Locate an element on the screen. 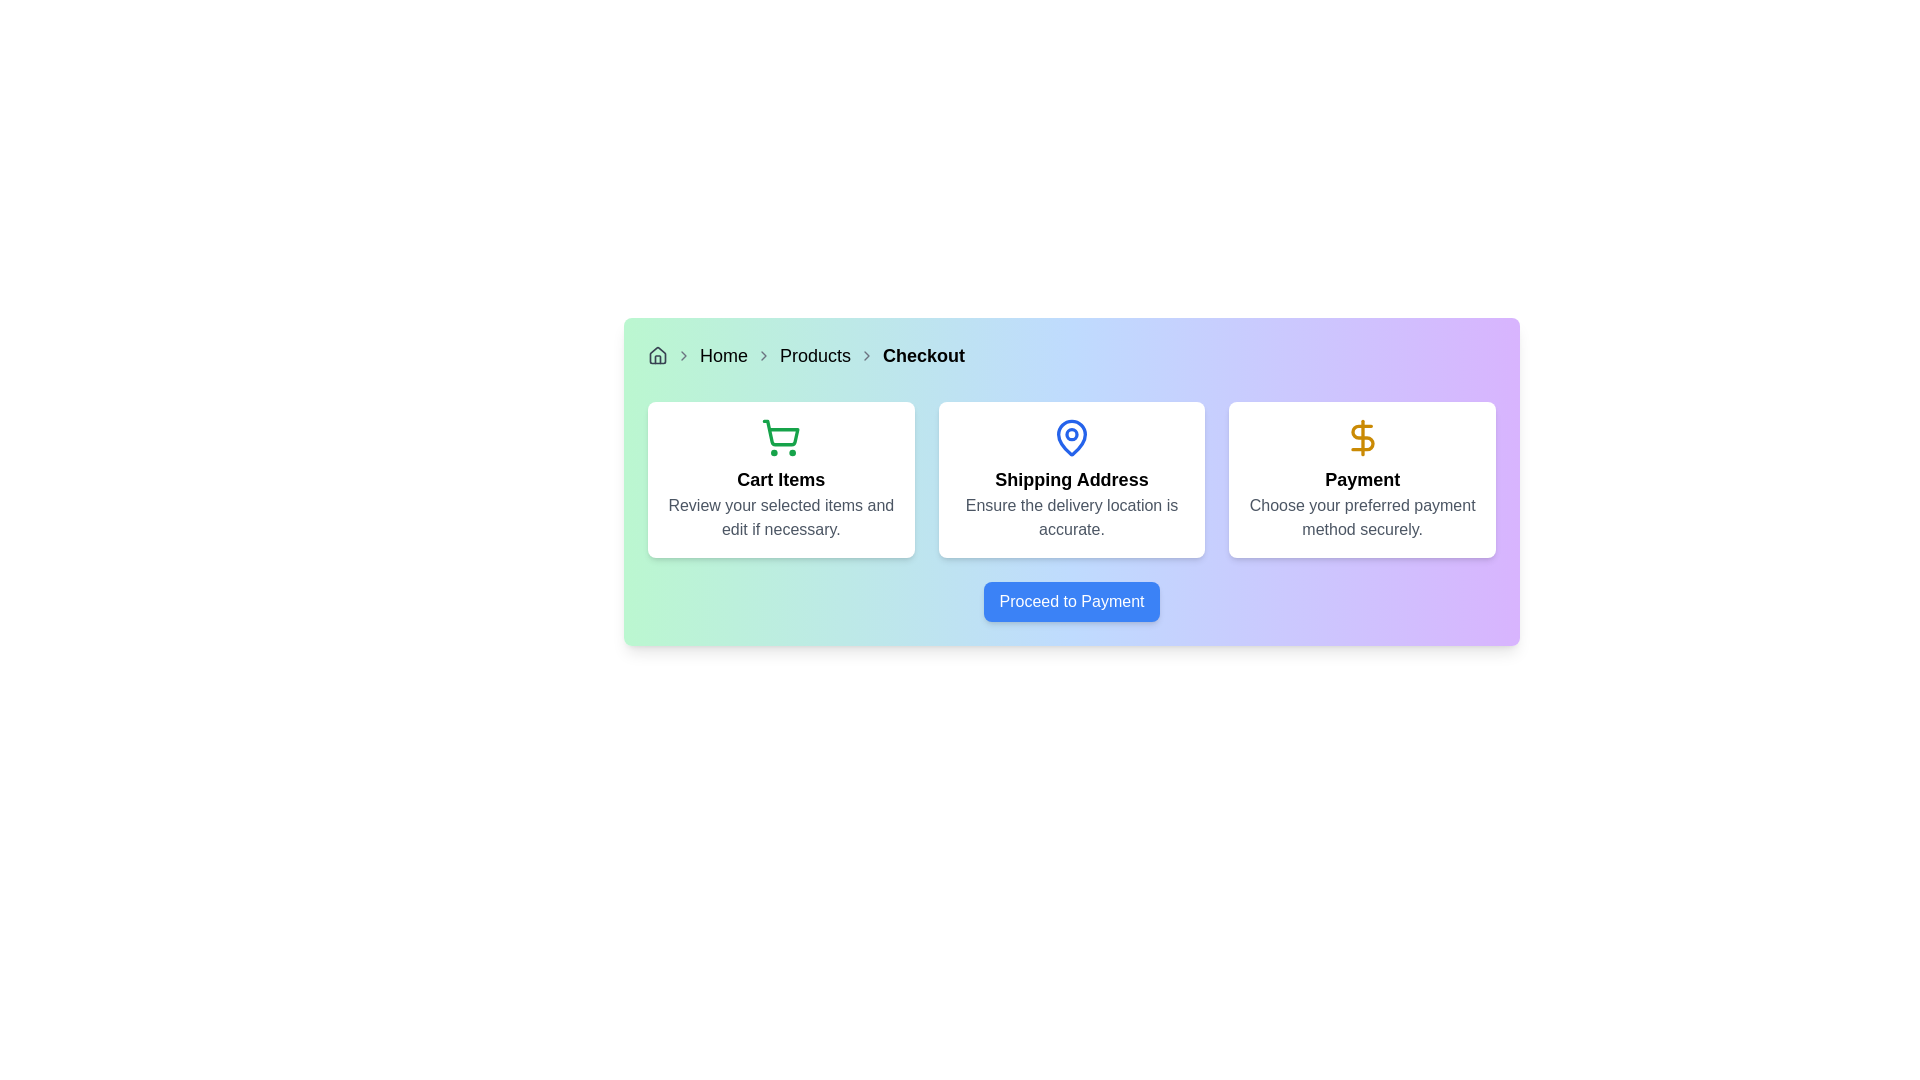 This screenshot has height=1080, width=1920. the Informational card with the 'Cart Items' title and shopping cart icon, which is the first element in the top left corner of the grouping is located at coordinates (780, 479).